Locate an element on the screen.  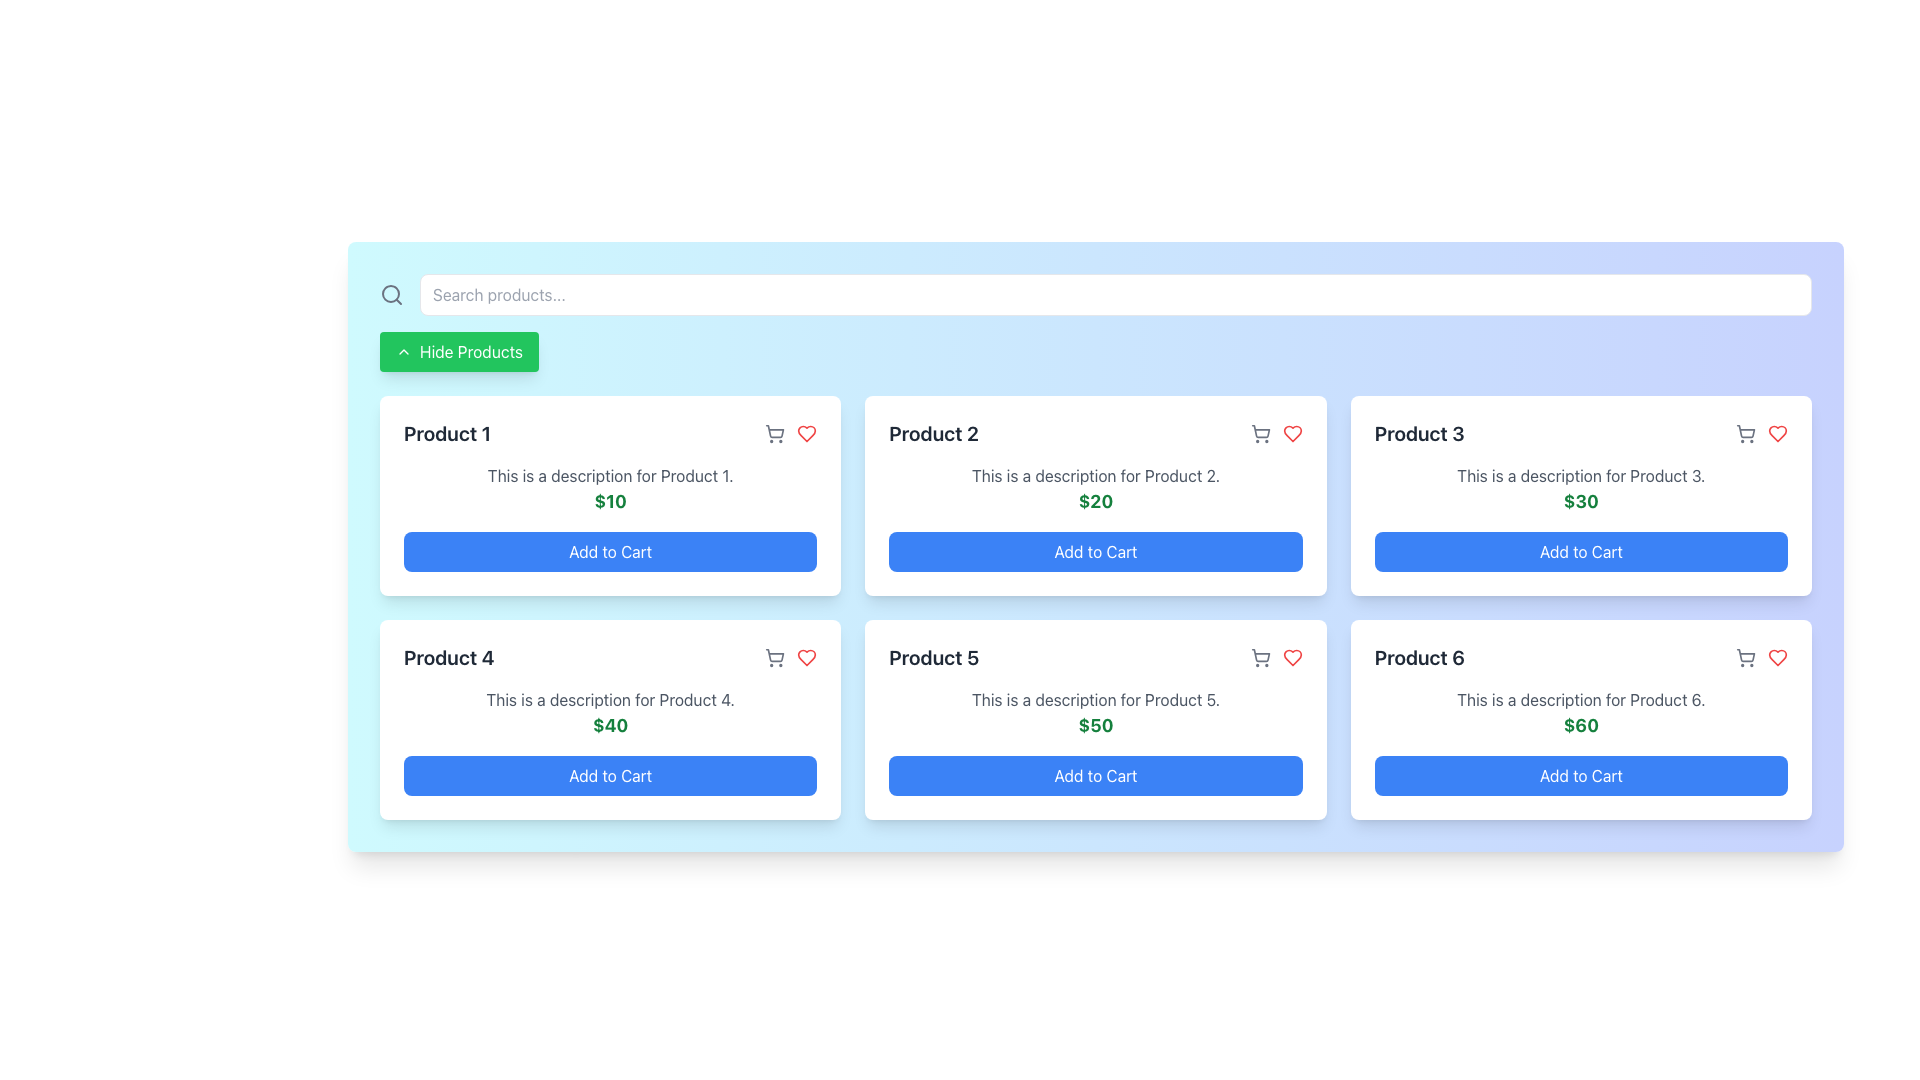
the 'Add to Cart' button located in the card of 'Product 2' is located at coordinates (1094, 551).